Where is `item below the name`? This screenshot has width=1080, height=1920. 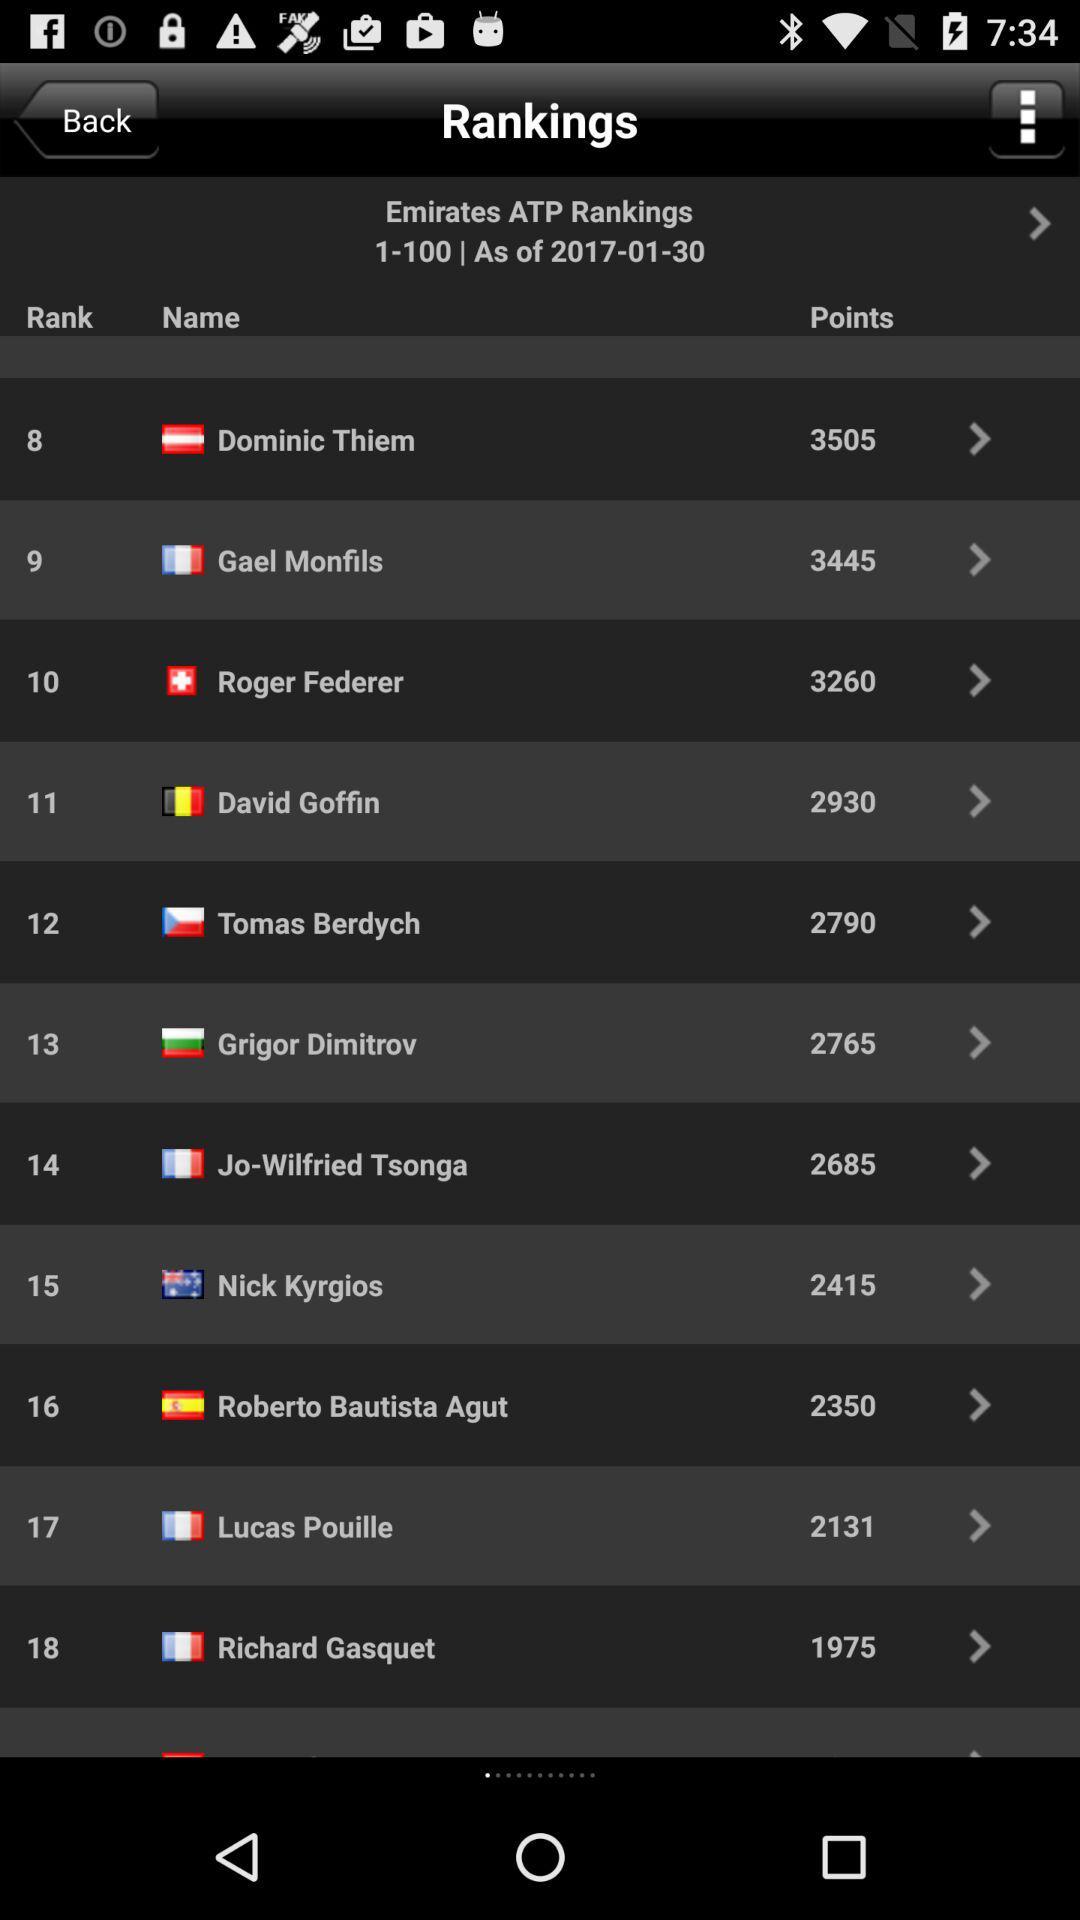 item below the name is located at coordinates (540, 1775).